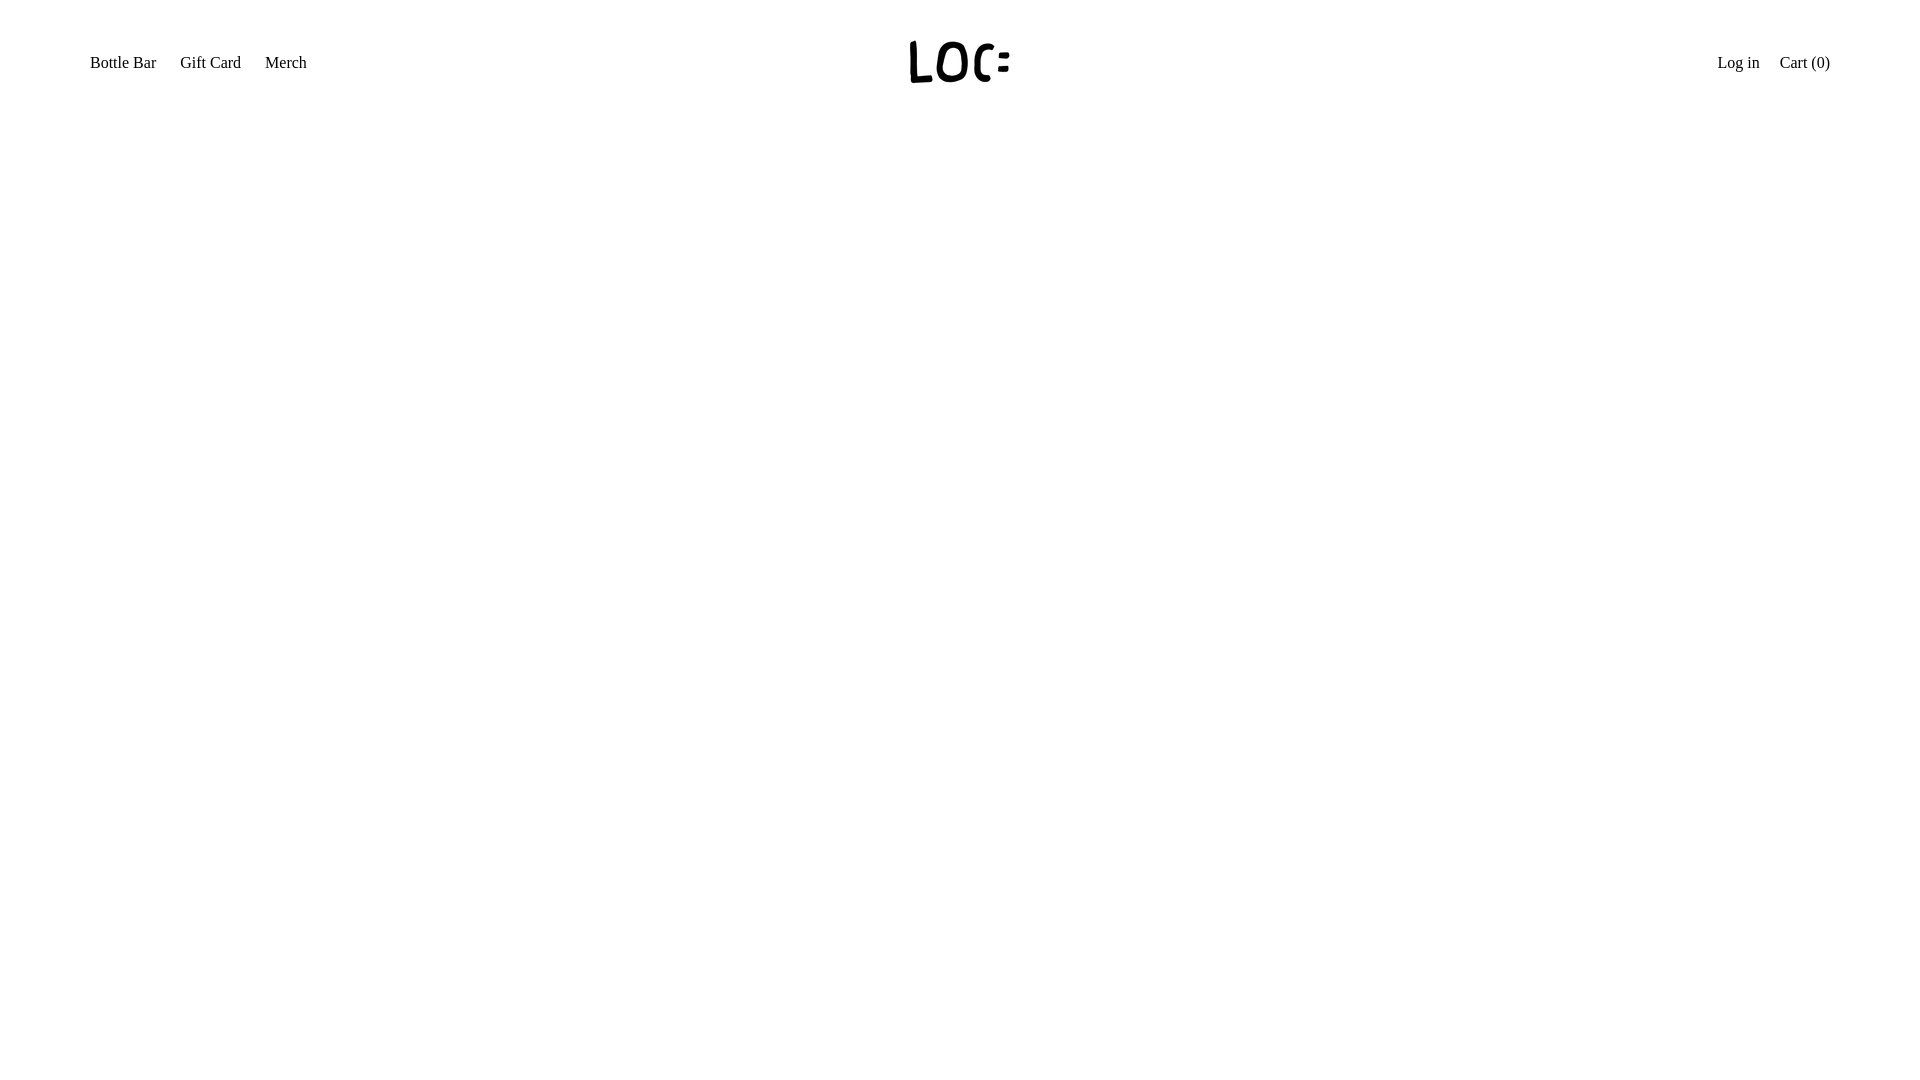 The height and width of the screenshot is (1080, 1920). What do you see at coordinates (174, 466) in the screenshot?
I see `'Terms & Conditions'` at bounding box center [174, 466].